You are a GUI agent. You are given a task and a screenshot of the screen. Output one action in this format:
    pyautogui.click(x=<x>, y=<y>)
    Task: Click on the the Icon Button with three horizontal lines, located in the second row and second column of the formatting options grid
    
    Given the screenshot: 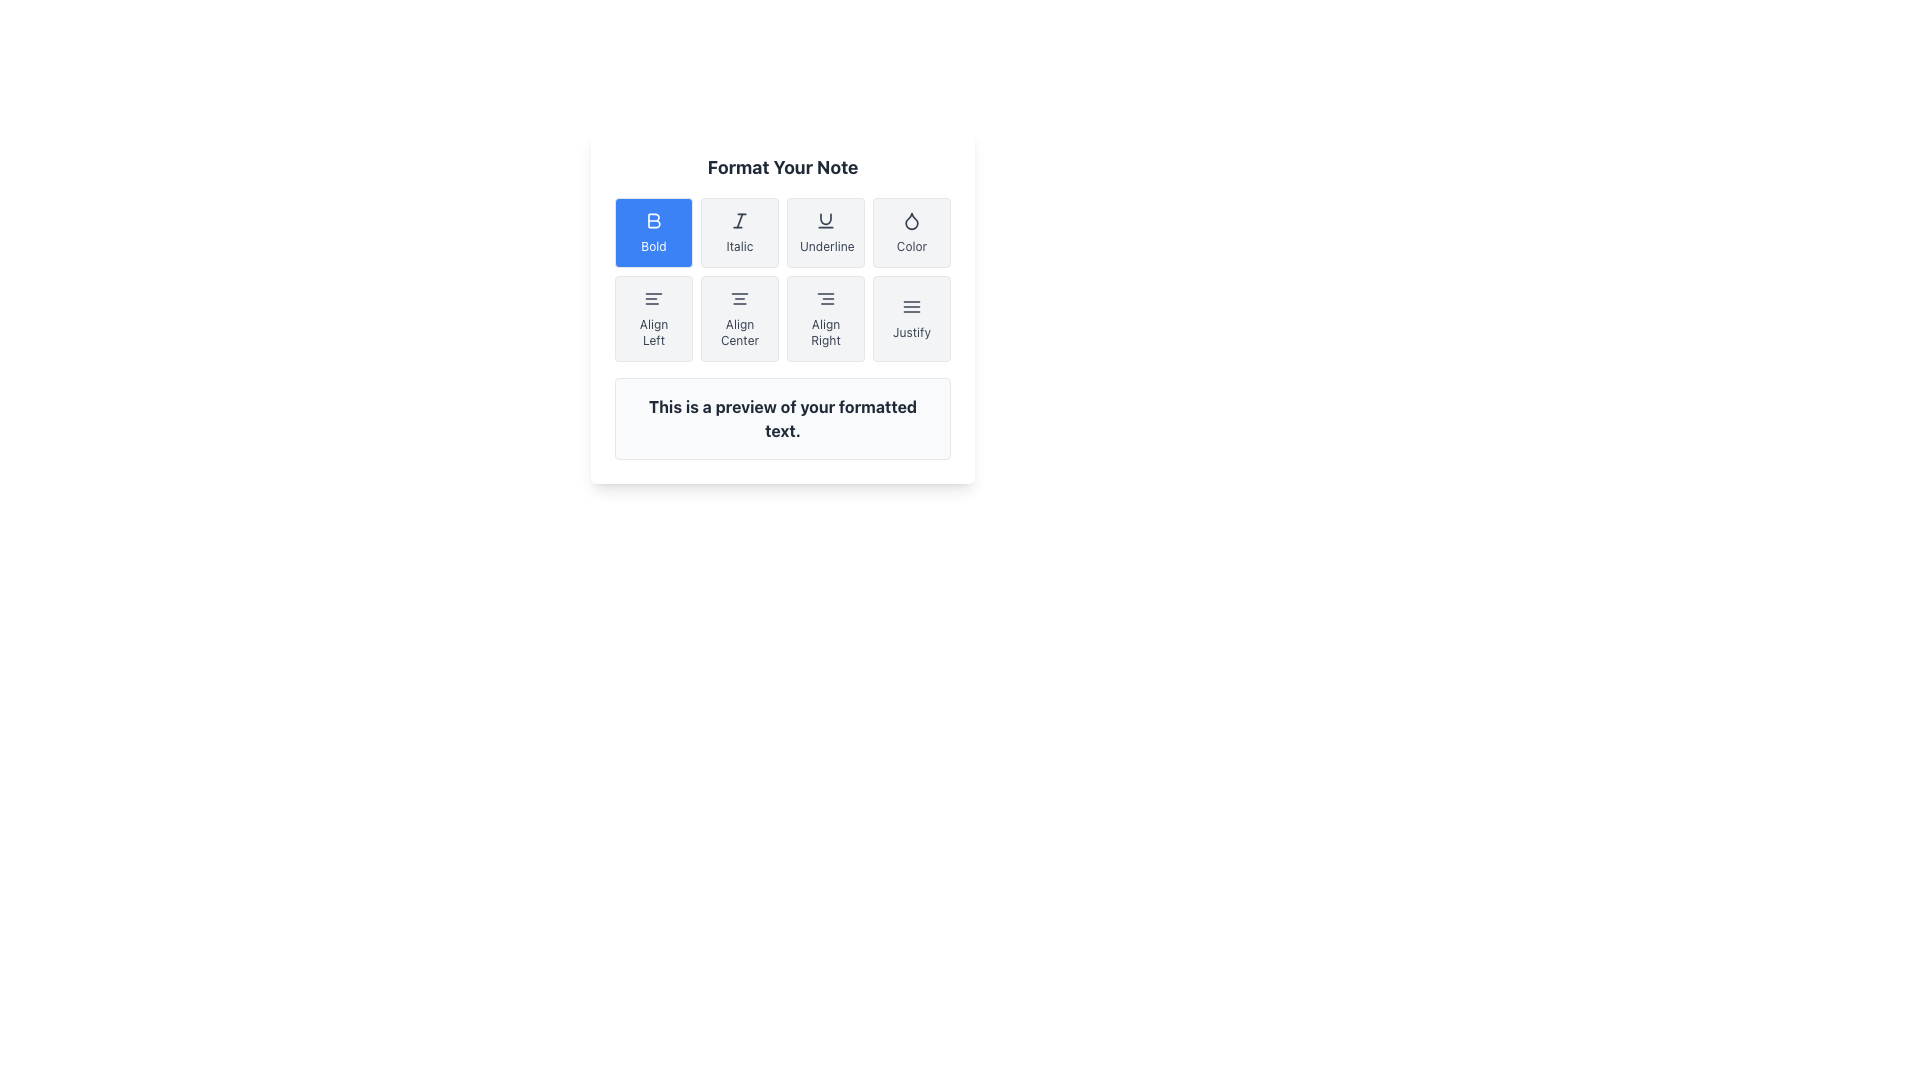 What is the action you would take?
    pyautogui.click(x=738, y=299)
    